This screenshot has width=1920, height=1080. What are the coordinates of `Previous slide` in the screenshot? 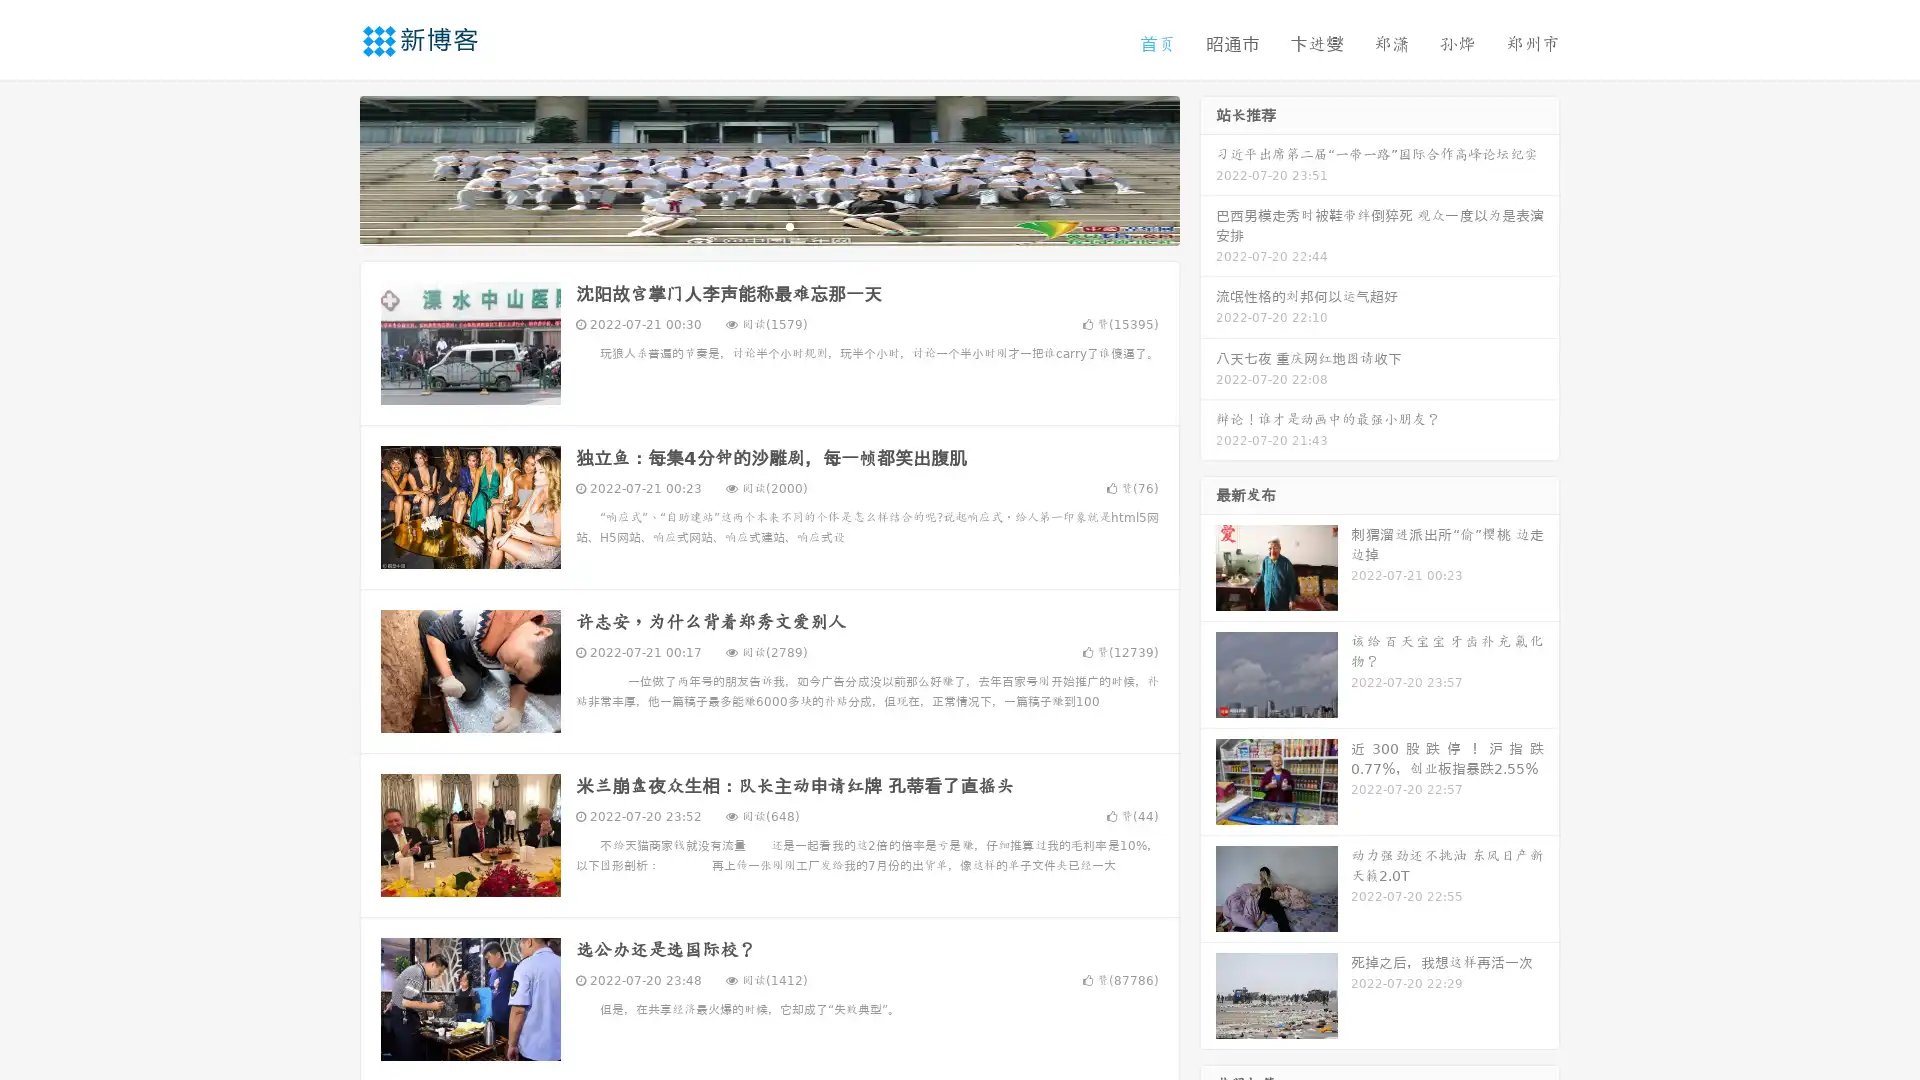 It's located at (330, 168).